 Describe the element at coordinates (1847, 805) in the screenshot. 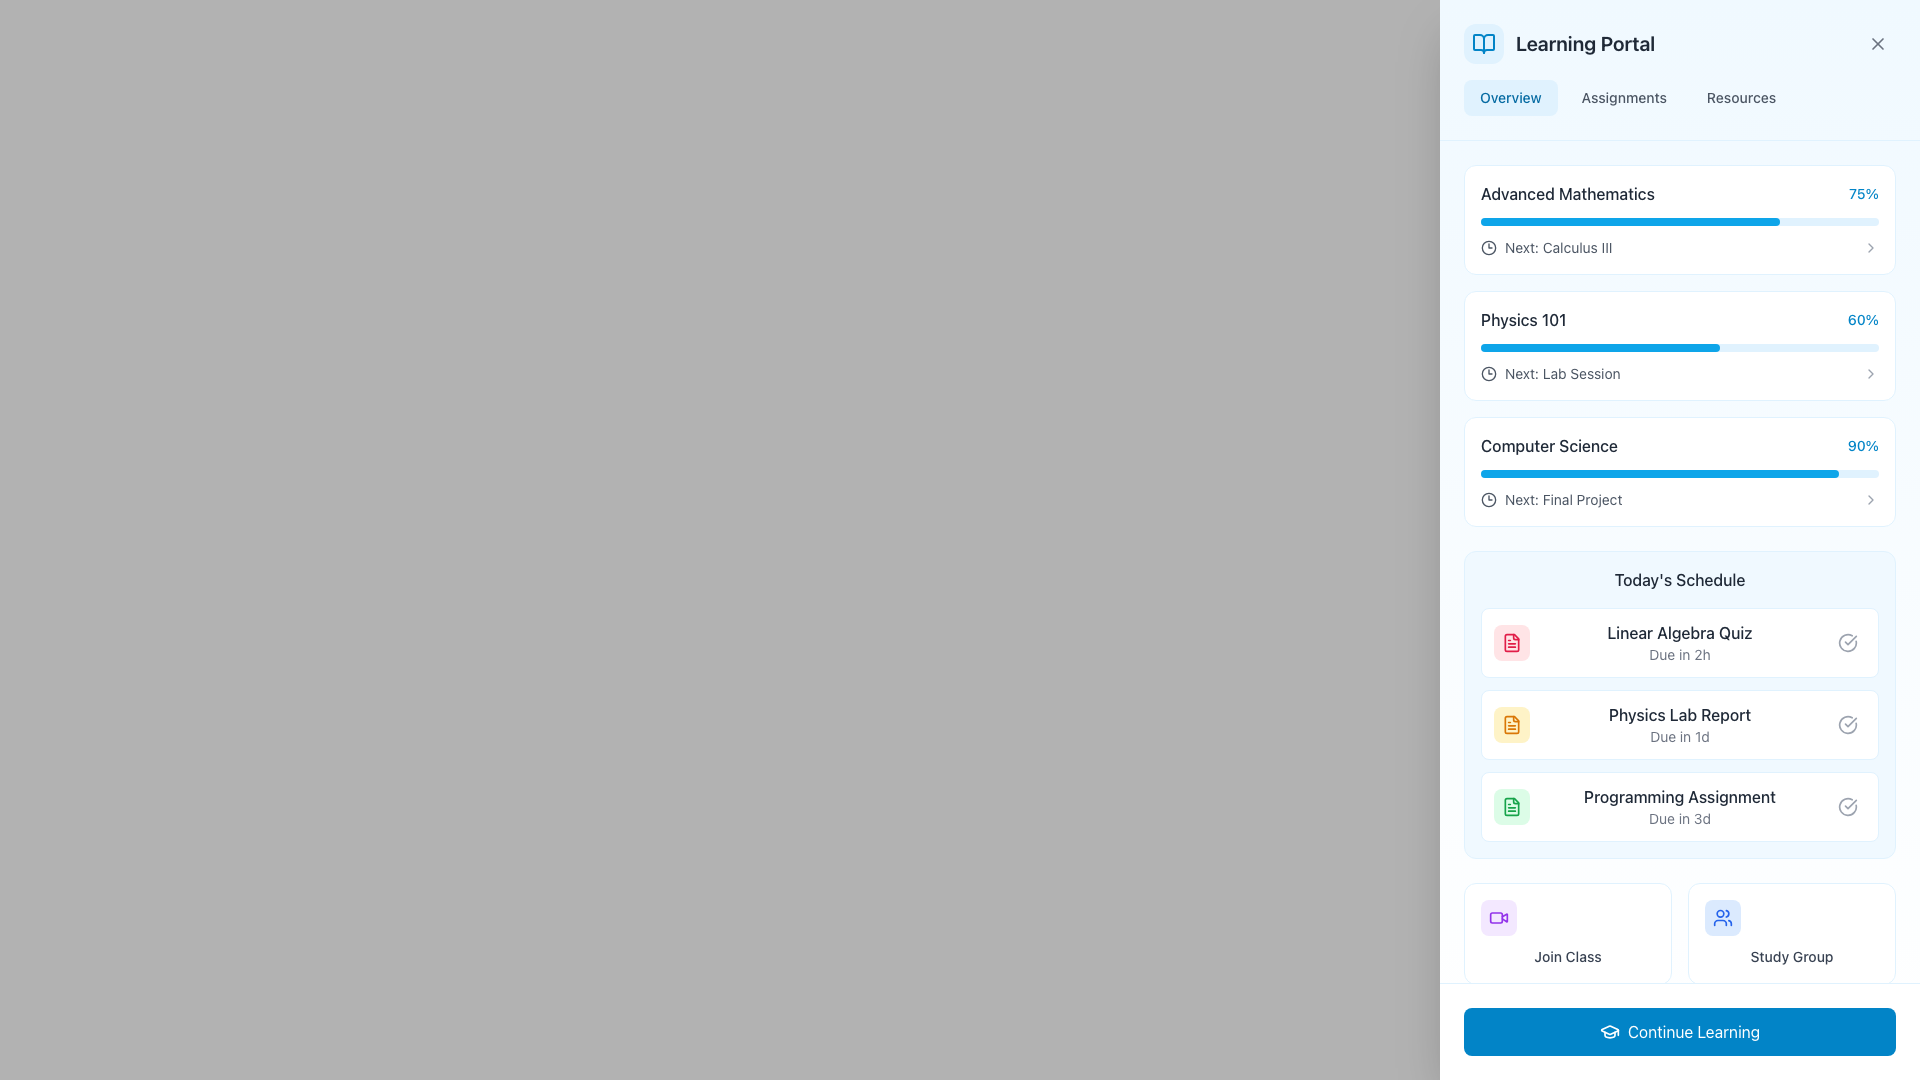

I see `the task completion icon located on the right side of the entry in the 'Today's Schedule' section, adjacent to the text 'Programming Assignment Due in 3d.'` at that location.